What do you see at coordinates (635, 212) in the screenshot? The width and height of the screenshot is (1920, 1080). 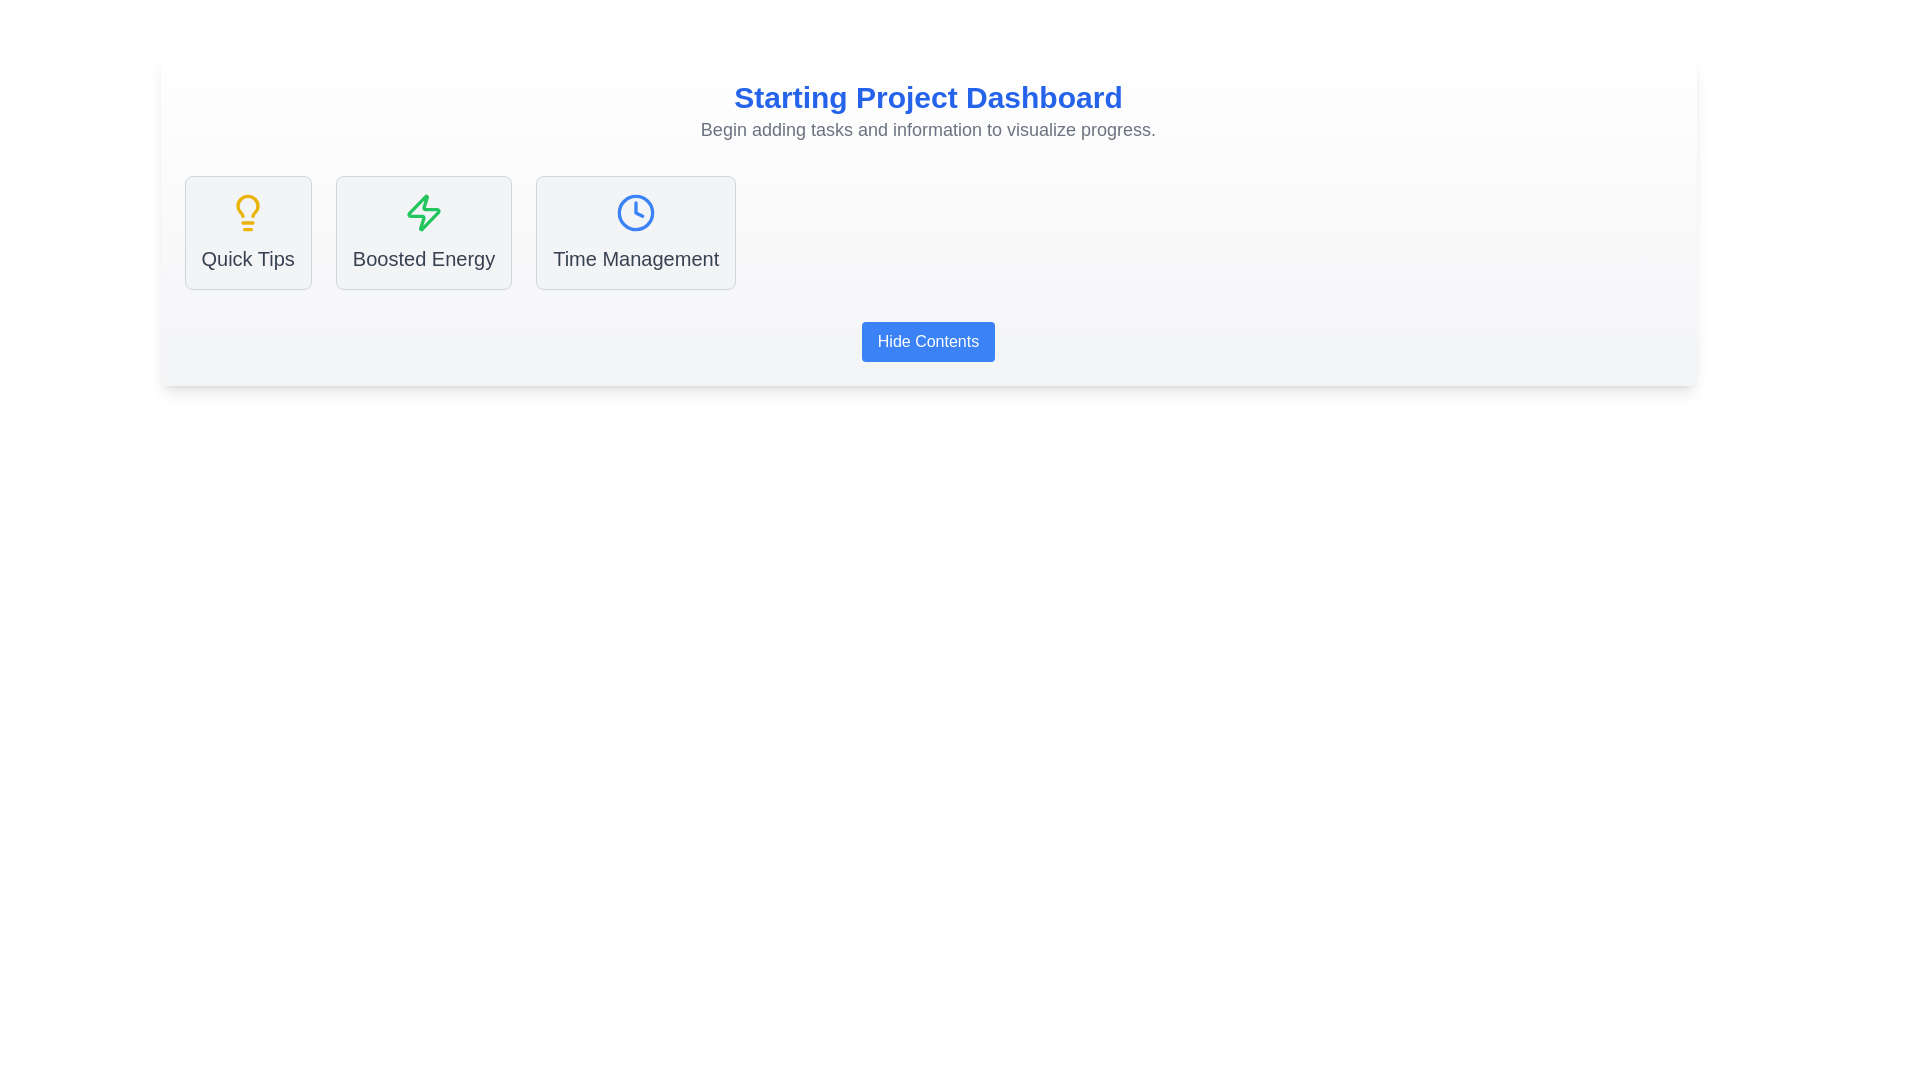 I see `the decorative icon representing time within the 'Time Management' box, which is centered in the layout's third column and positioned above the 'Time Management' text` at bounding box center [635, 212].